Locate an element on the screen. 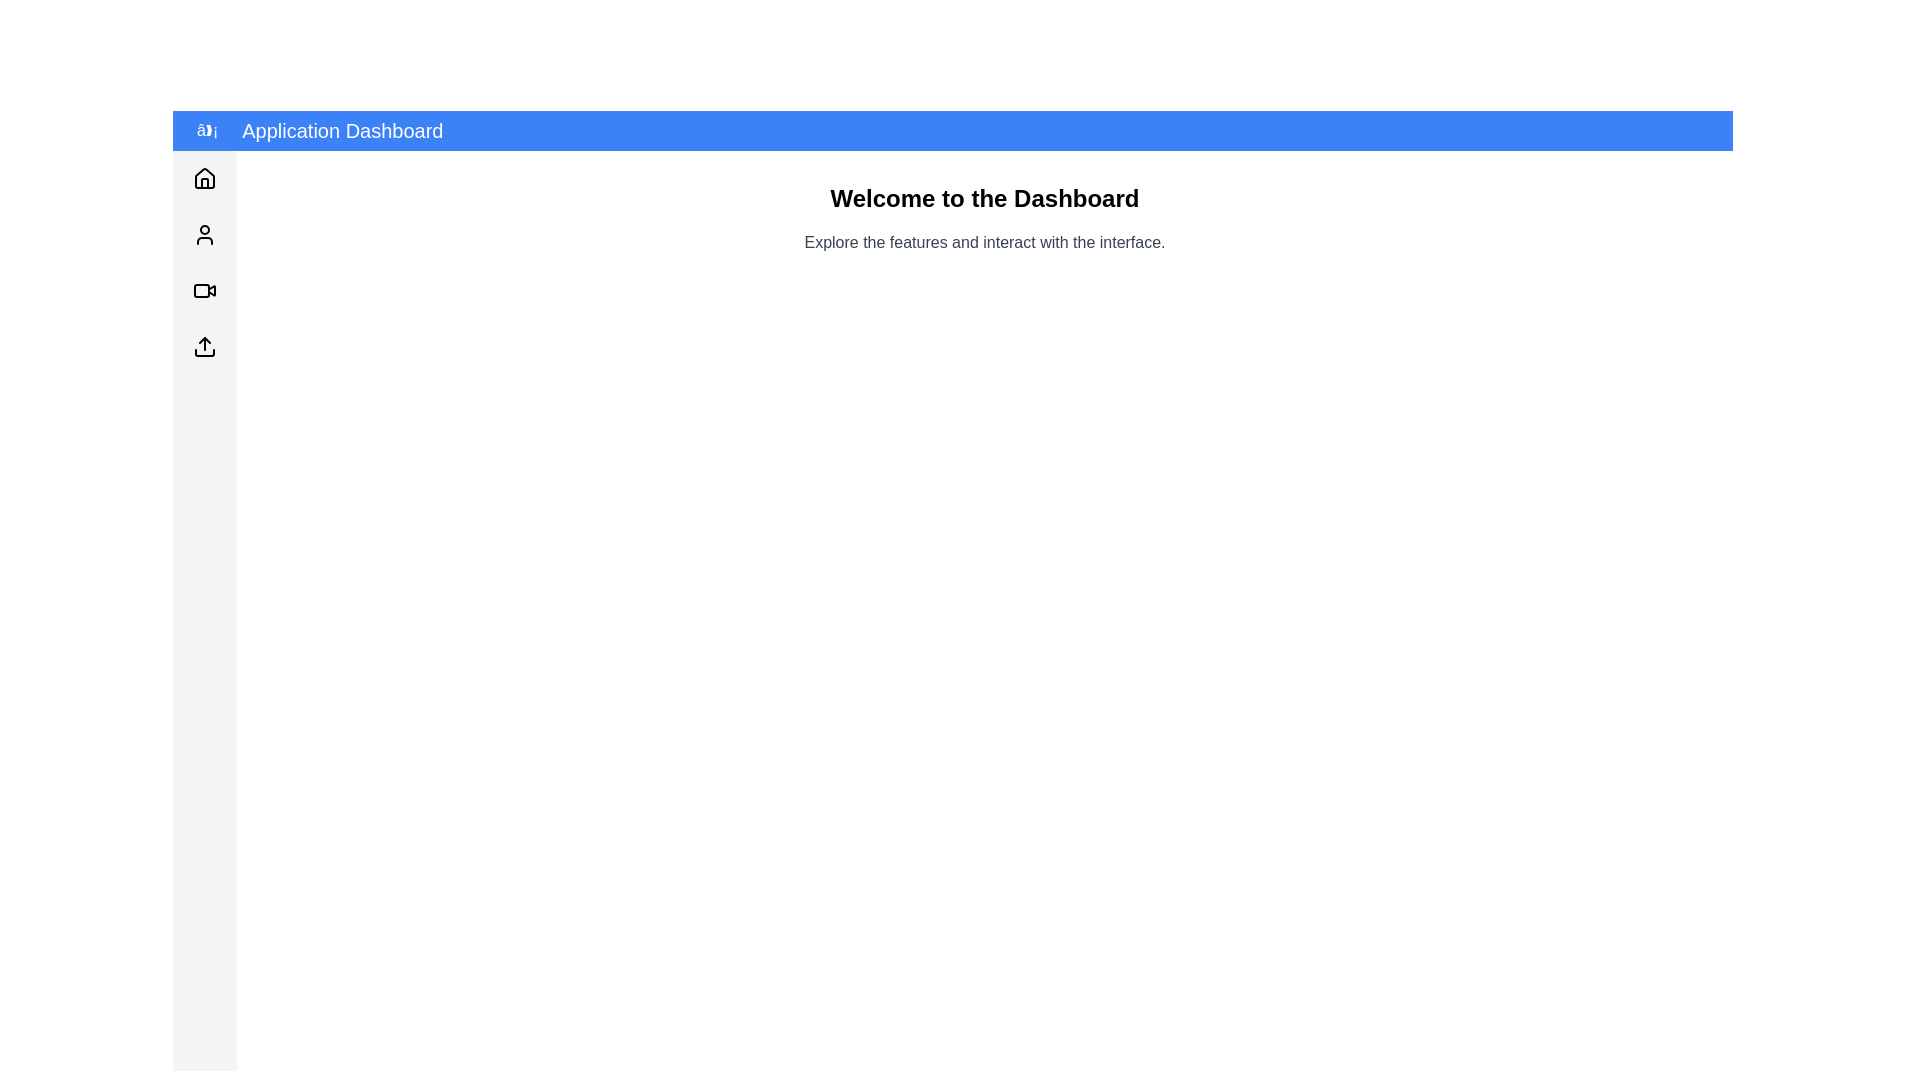 The height and width of the screenshot is (1080, 1920). the upload icon button located on the vertical navigation bar, which is the fourth interactive item is located at coordinates (205, 346).